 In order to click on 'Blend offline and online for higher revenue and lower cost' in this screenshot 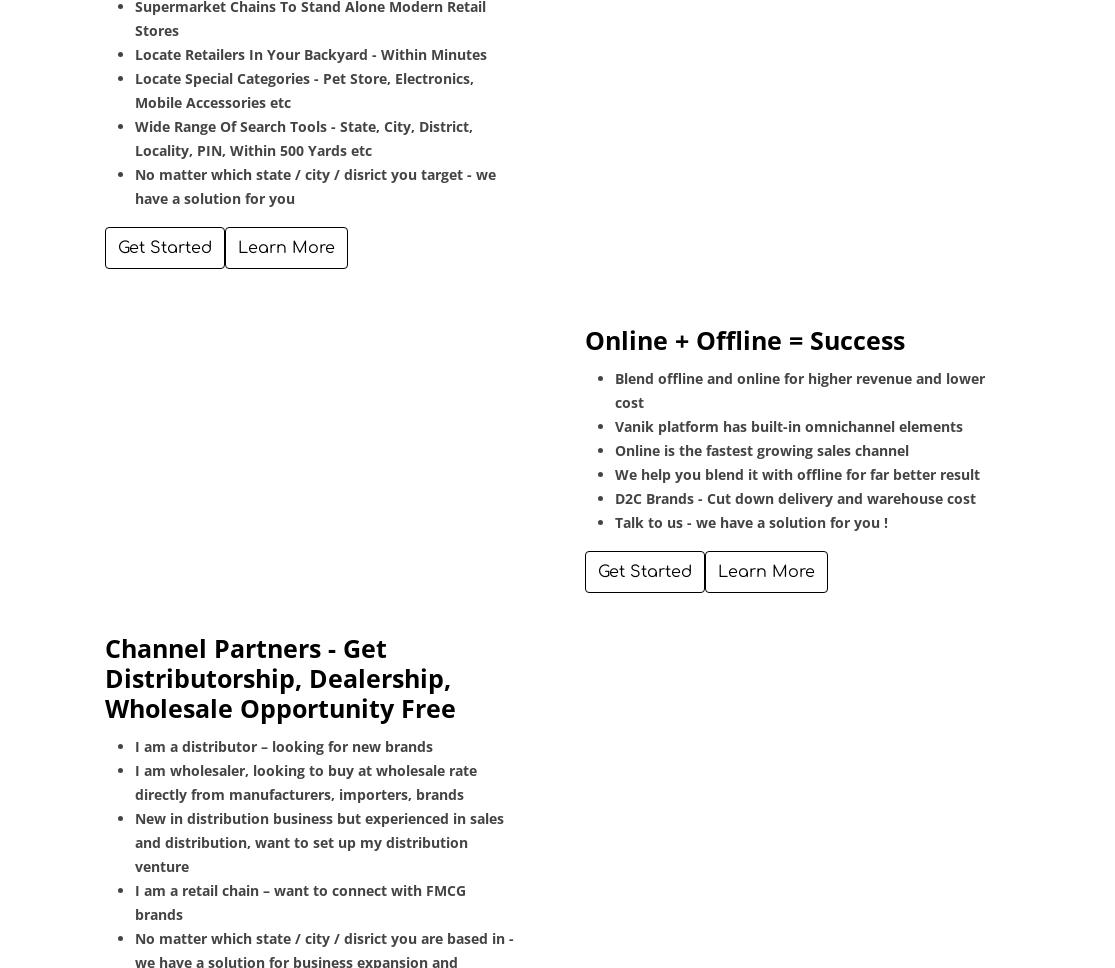, I will do `click(799, 388)`.